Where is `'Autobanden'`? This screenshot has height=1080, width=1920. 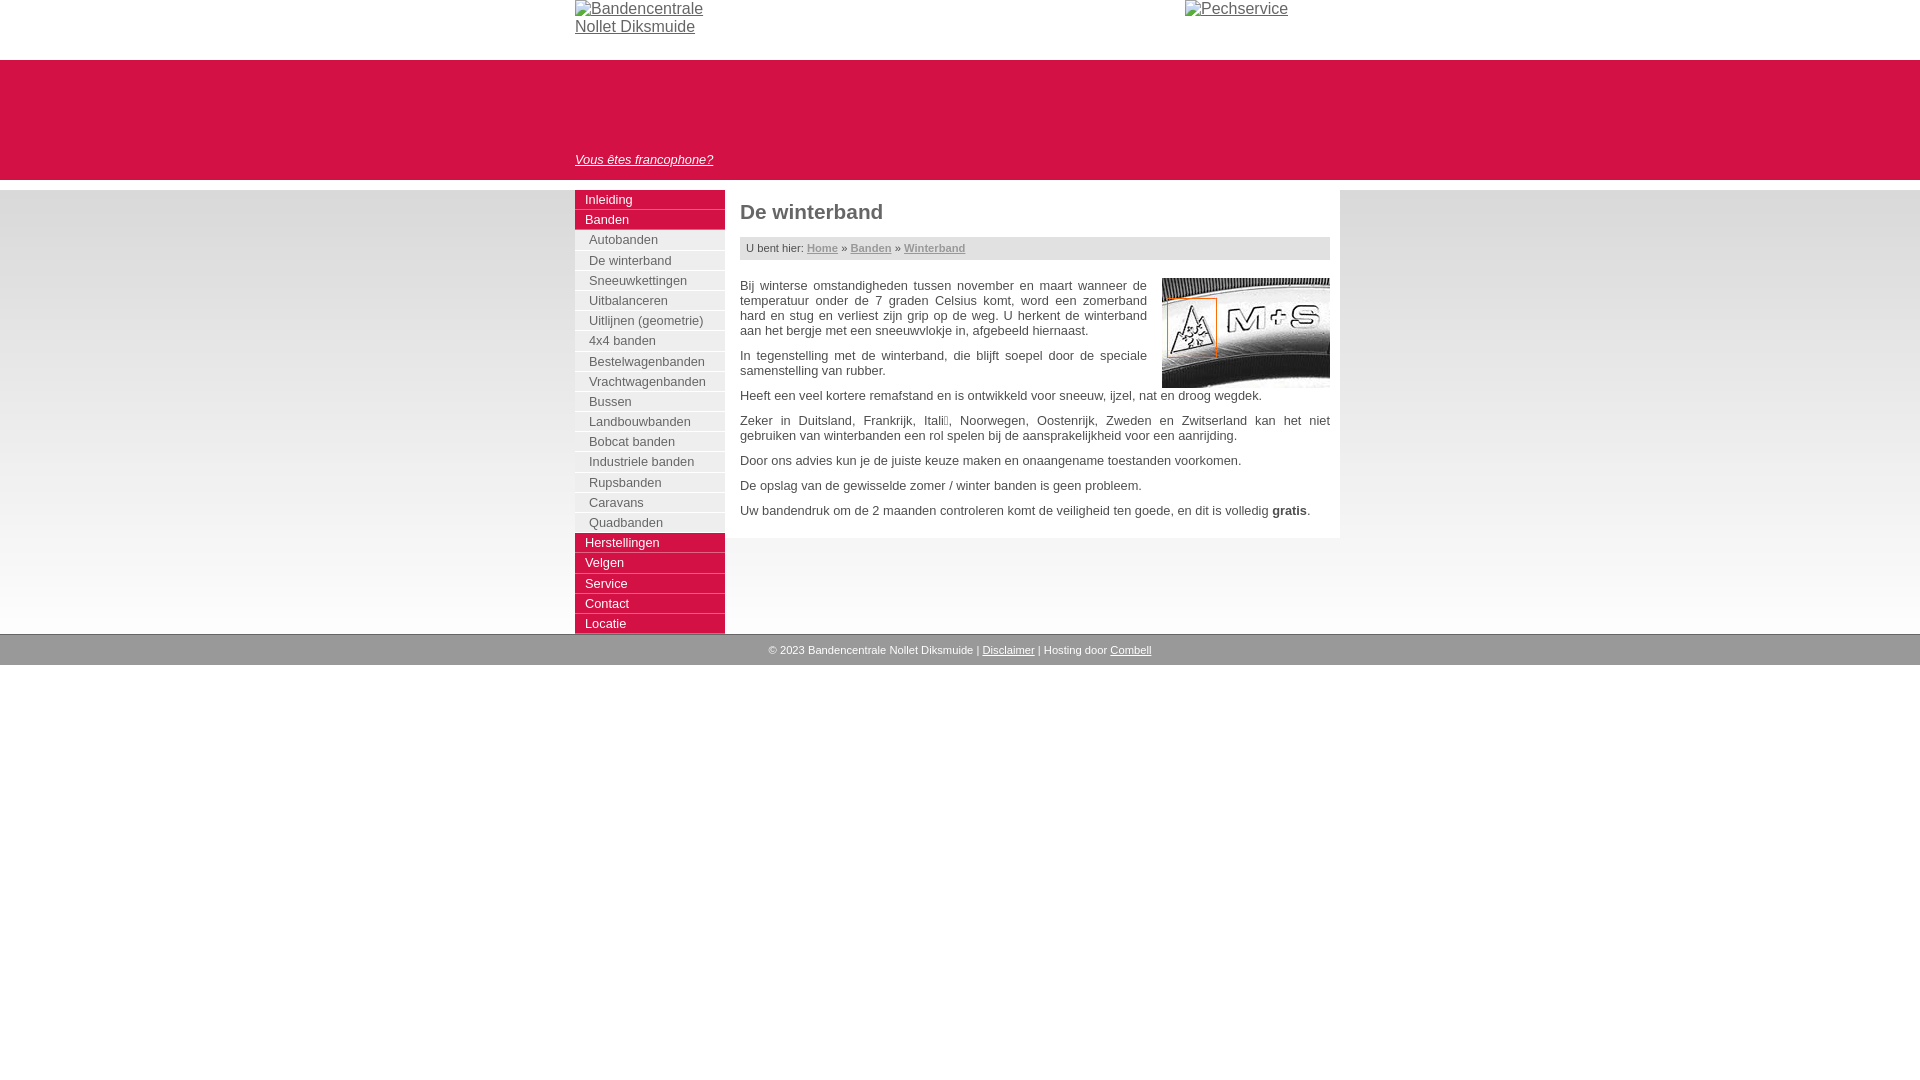
'Autobanden' is located at coordinates (652, 238).